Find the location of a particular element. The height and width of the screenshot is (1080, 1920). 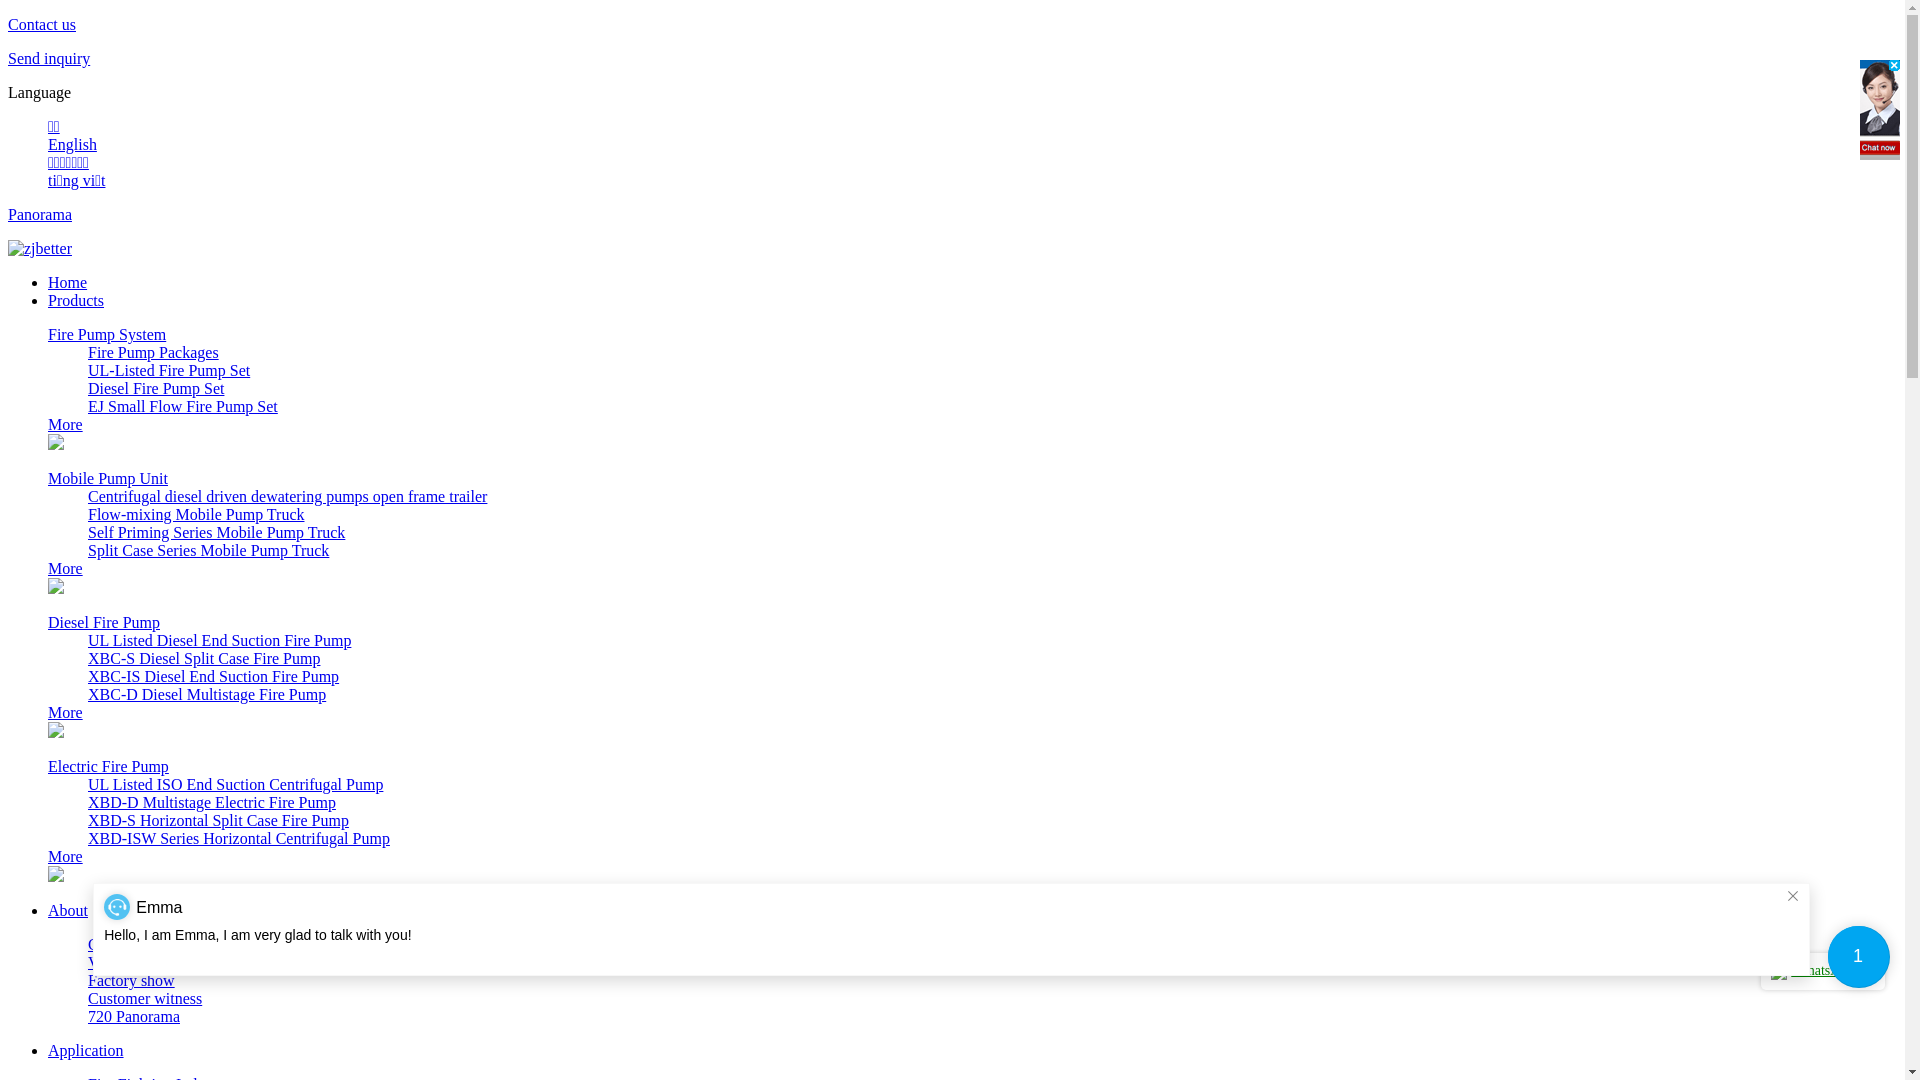

'Split Case Series Mobile Pump Truck' is located at coordinates (208, 550).